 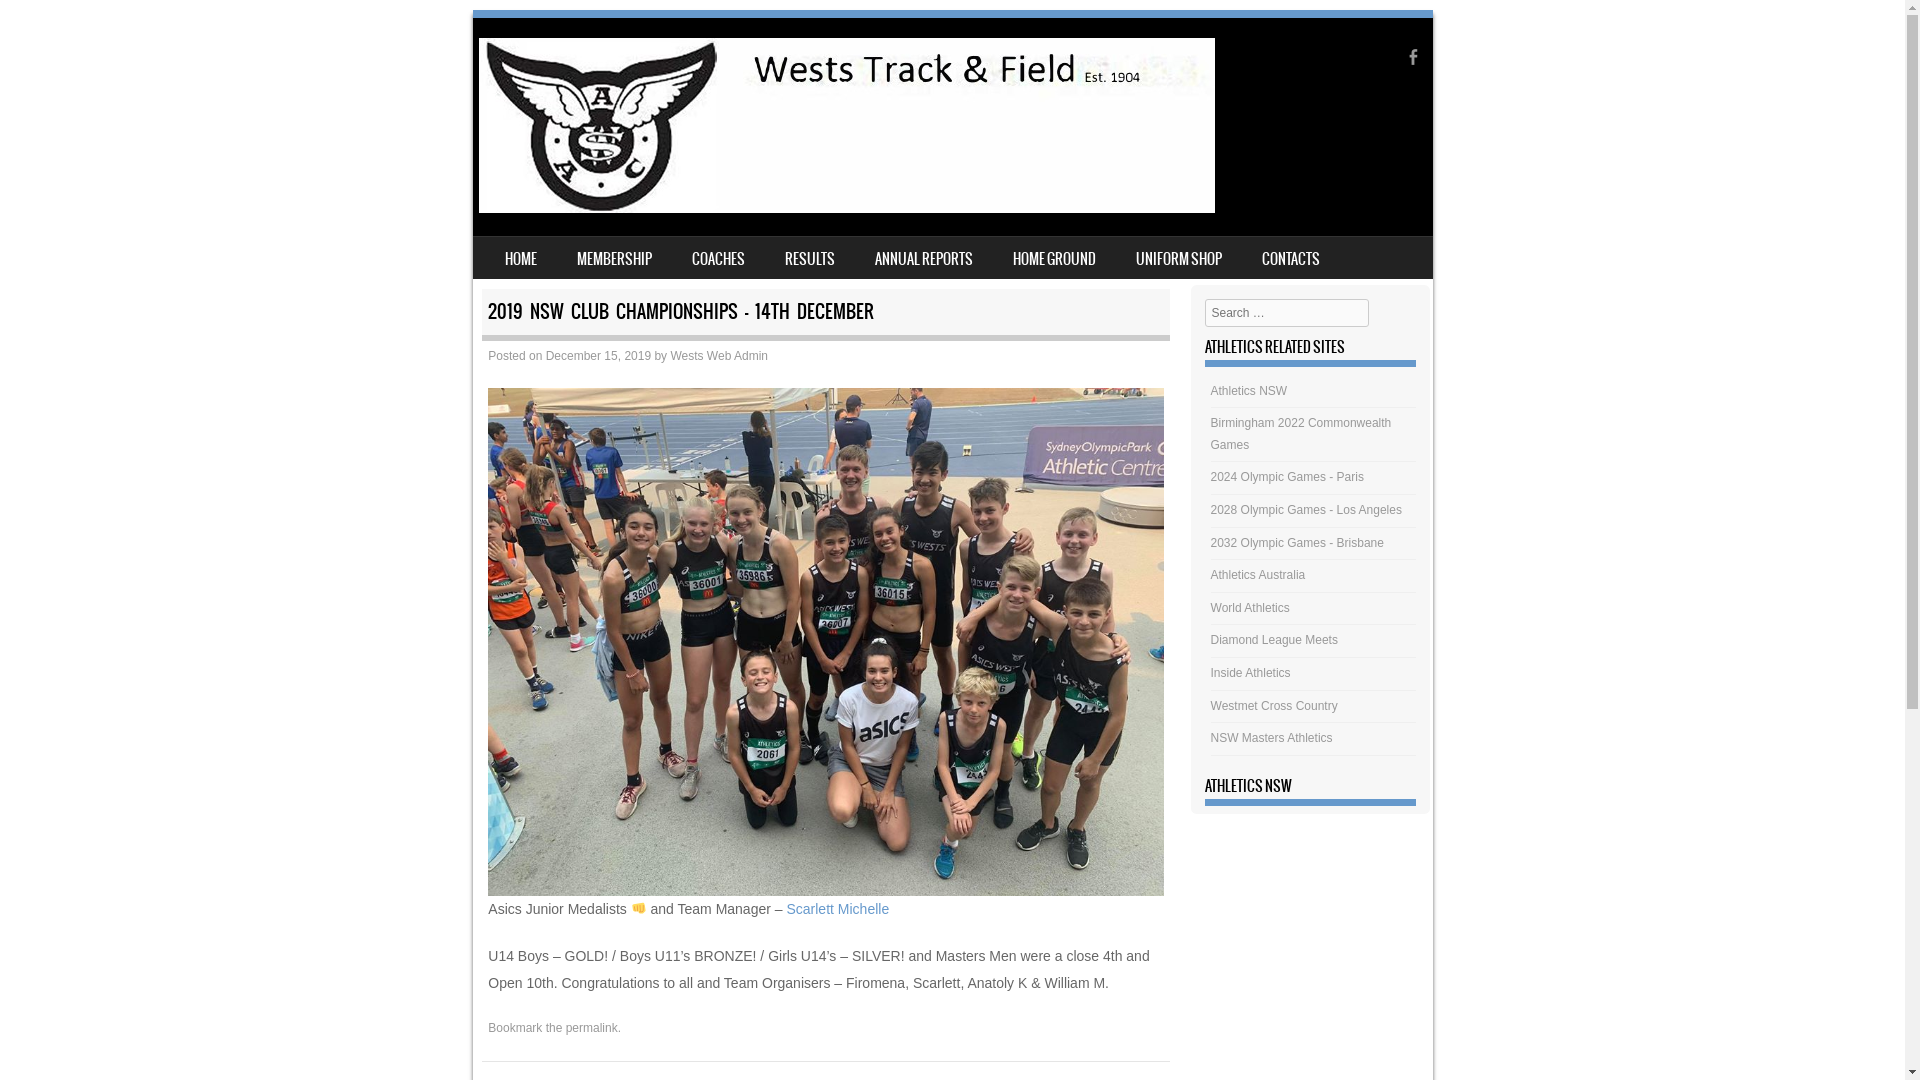 What do you see at coordinates (519, 257) in the screenshot?
I see `'HOME'` at bounding box center [519, 257].